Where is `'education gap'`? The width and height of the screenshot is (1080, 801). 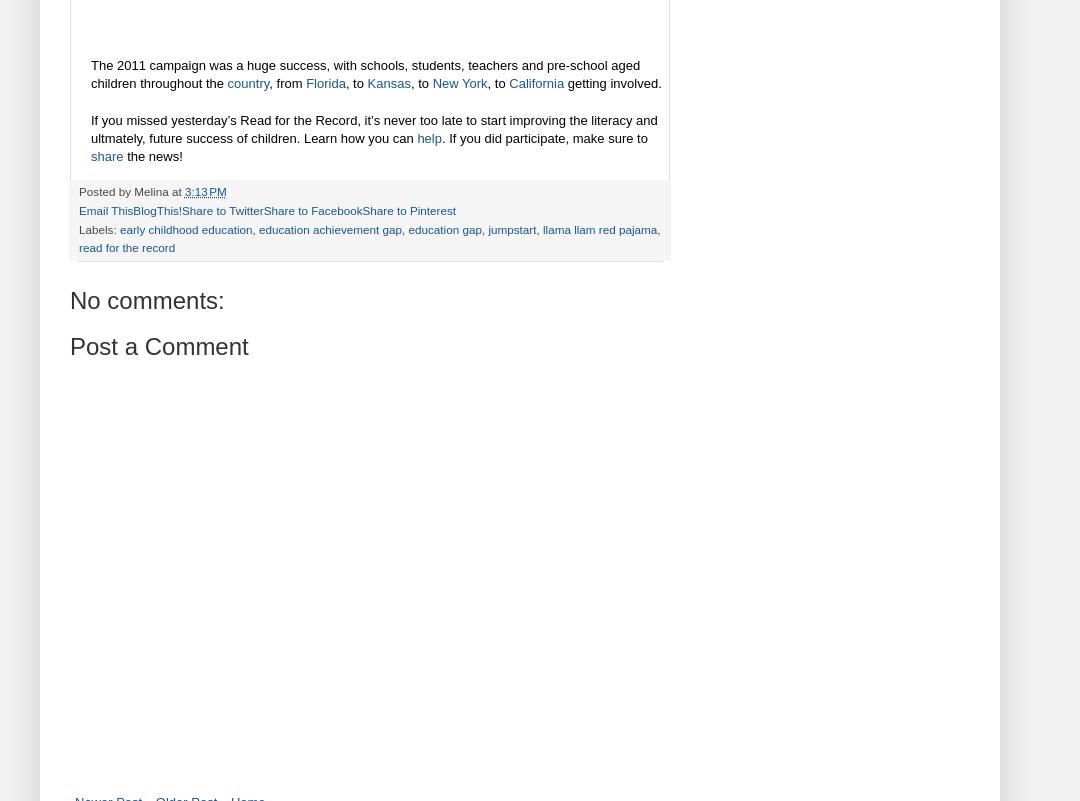
'education gap' is located at coordinates (443, 228).